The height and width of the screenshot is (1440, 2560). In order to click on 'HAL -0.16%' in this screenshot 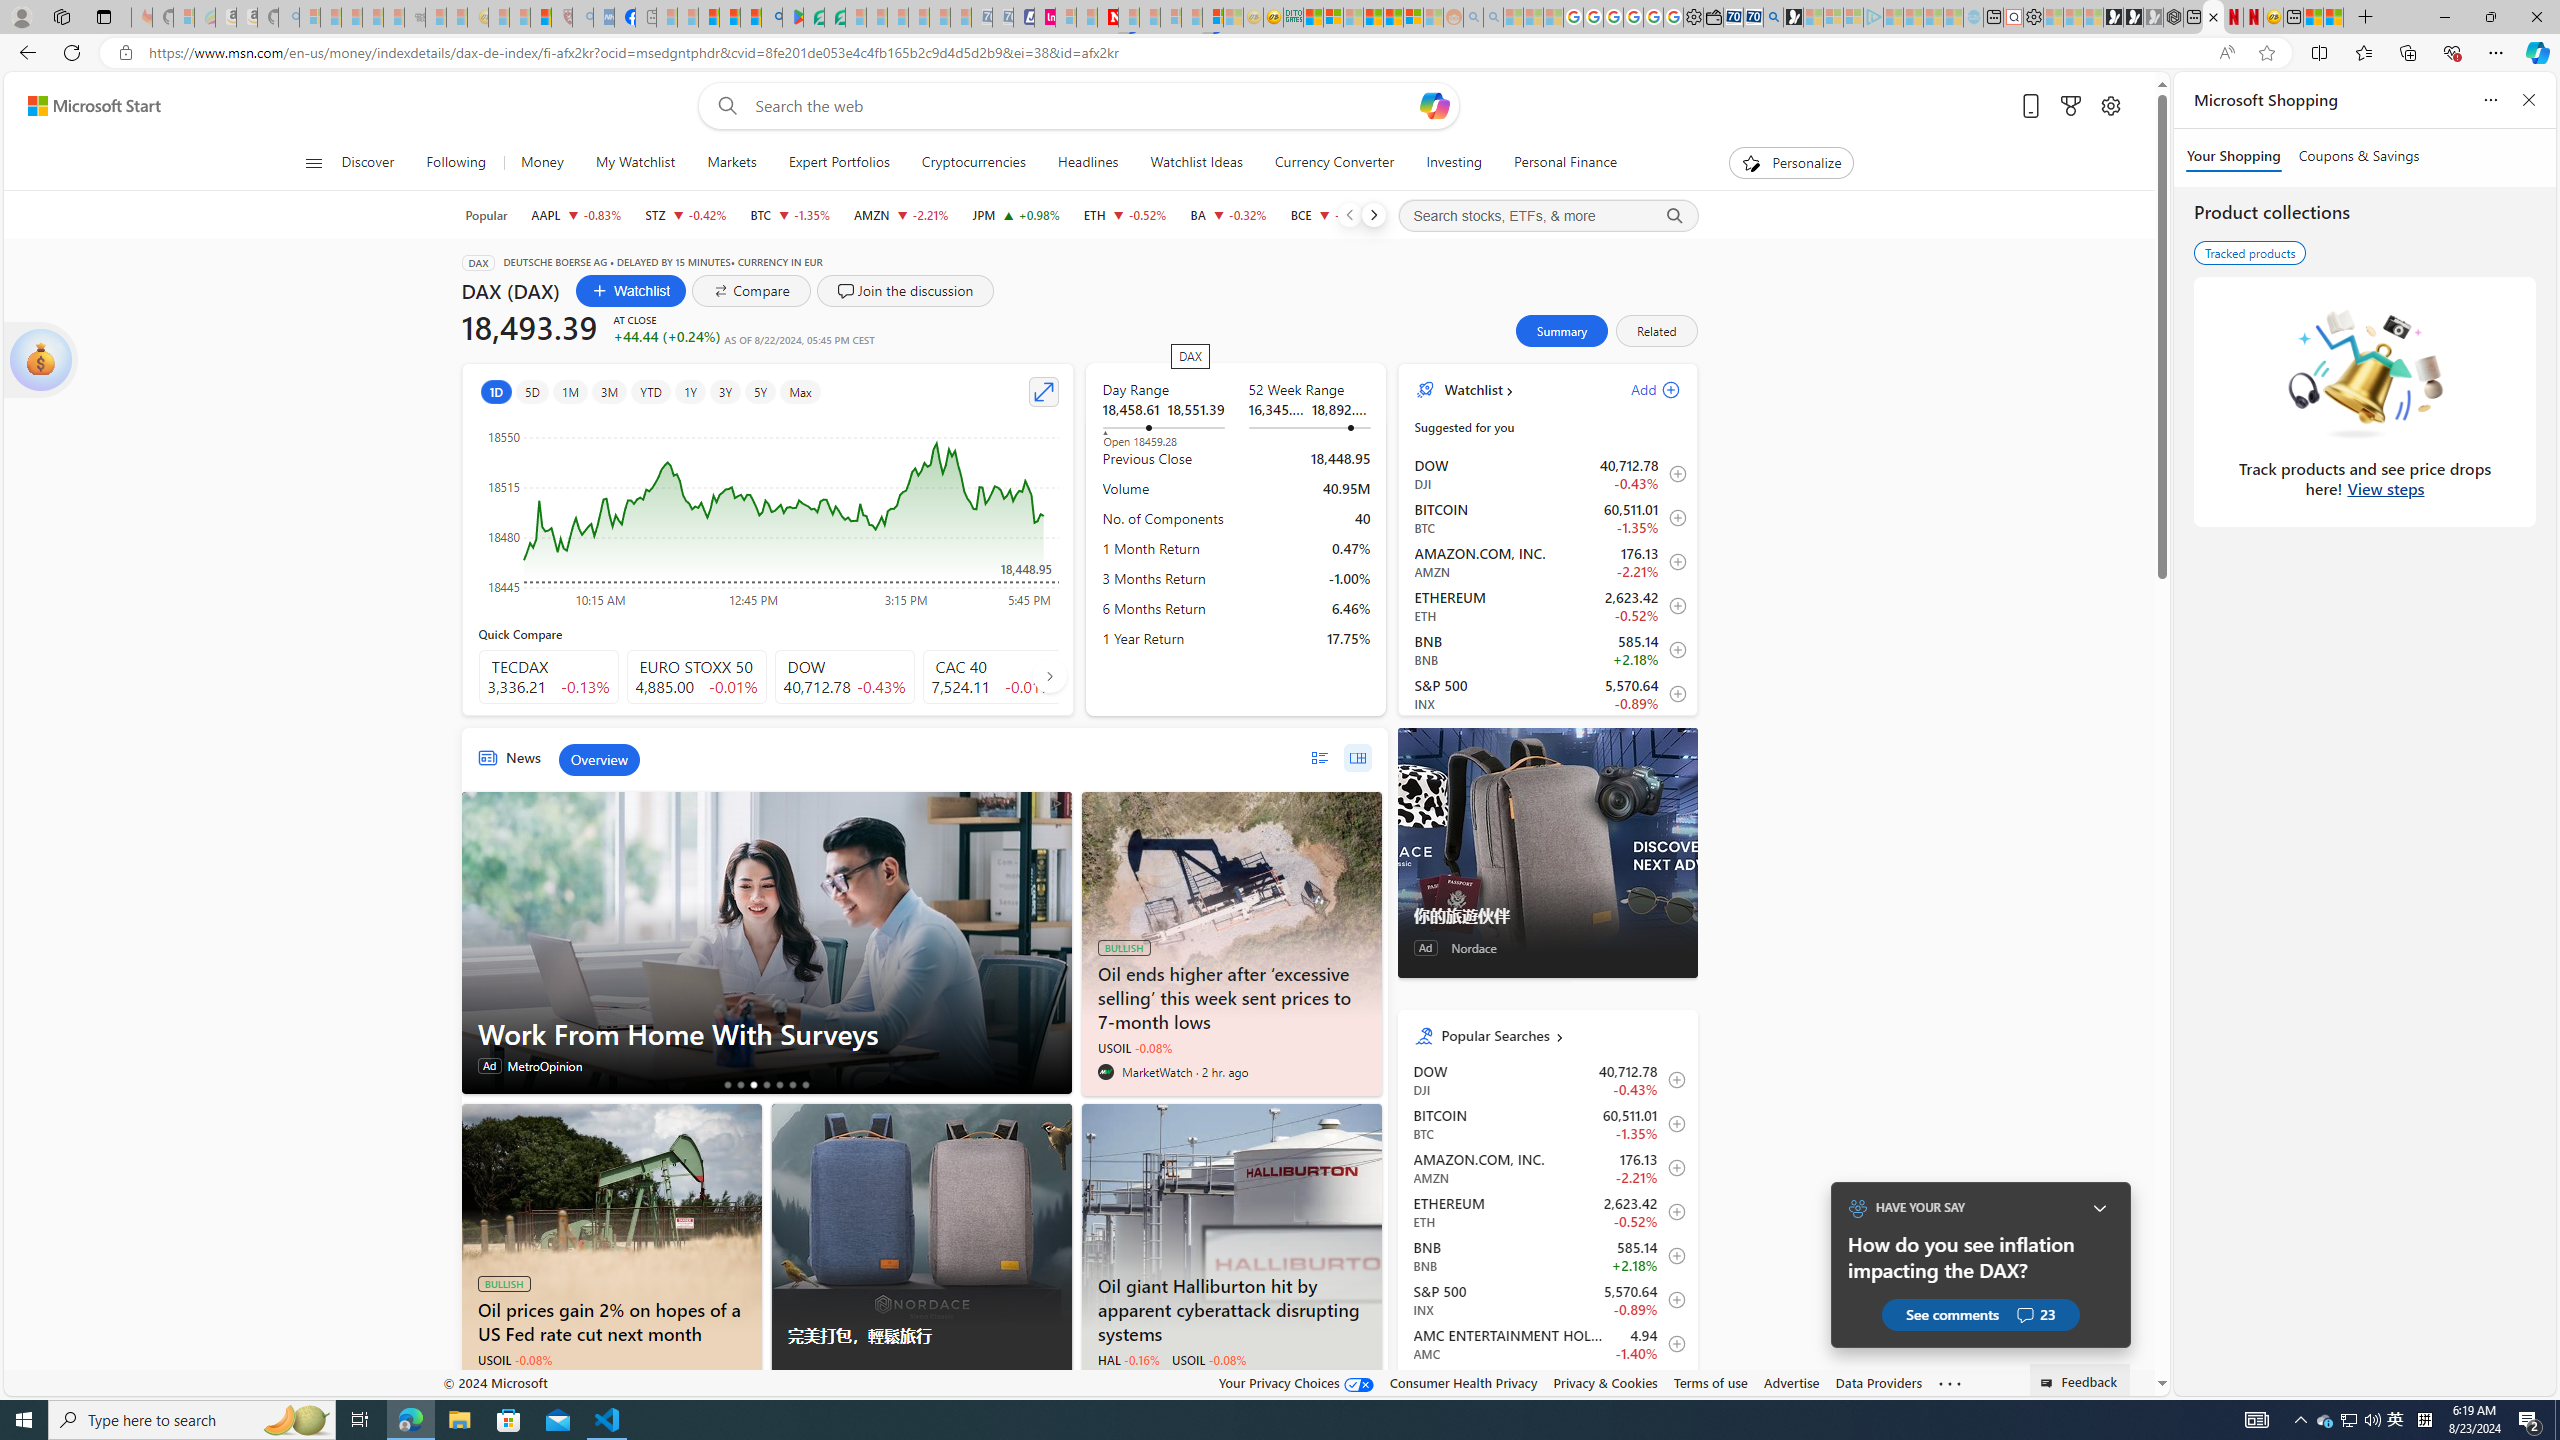, I will do `click(1128, 1359)`.